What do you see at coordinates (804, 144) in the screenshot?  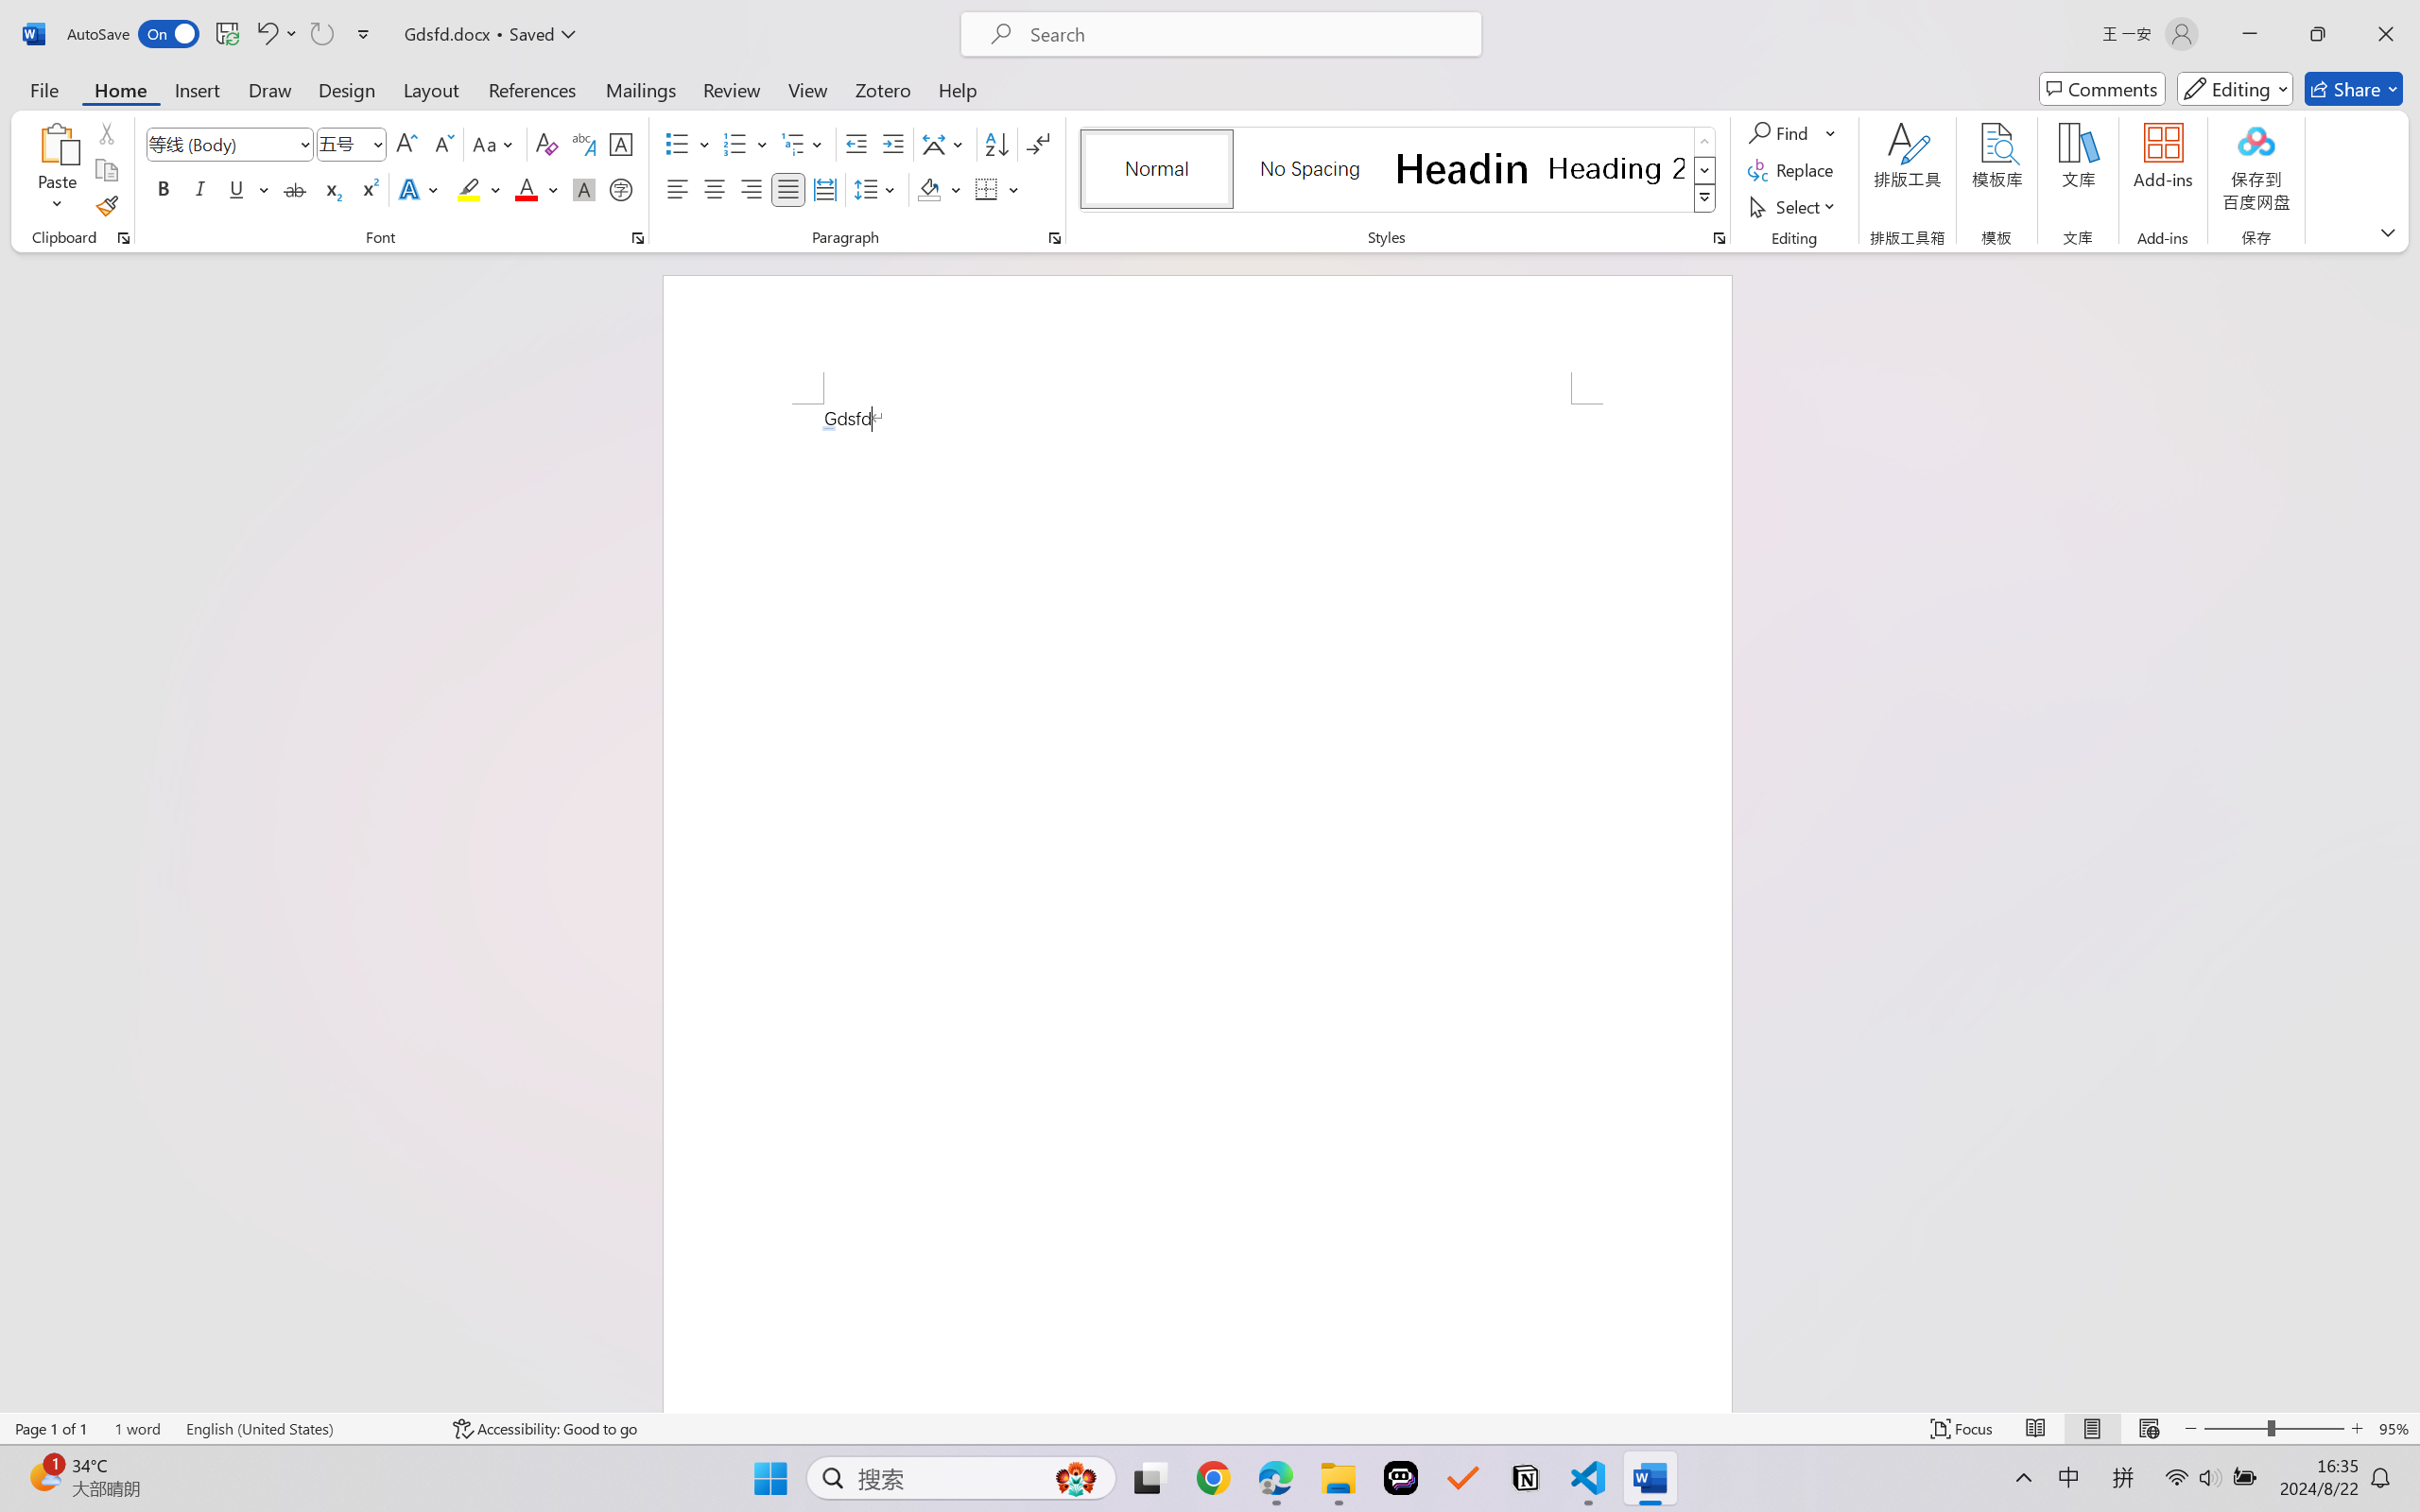 I see `'Multilevel List'` at bounding box center [804, 144].